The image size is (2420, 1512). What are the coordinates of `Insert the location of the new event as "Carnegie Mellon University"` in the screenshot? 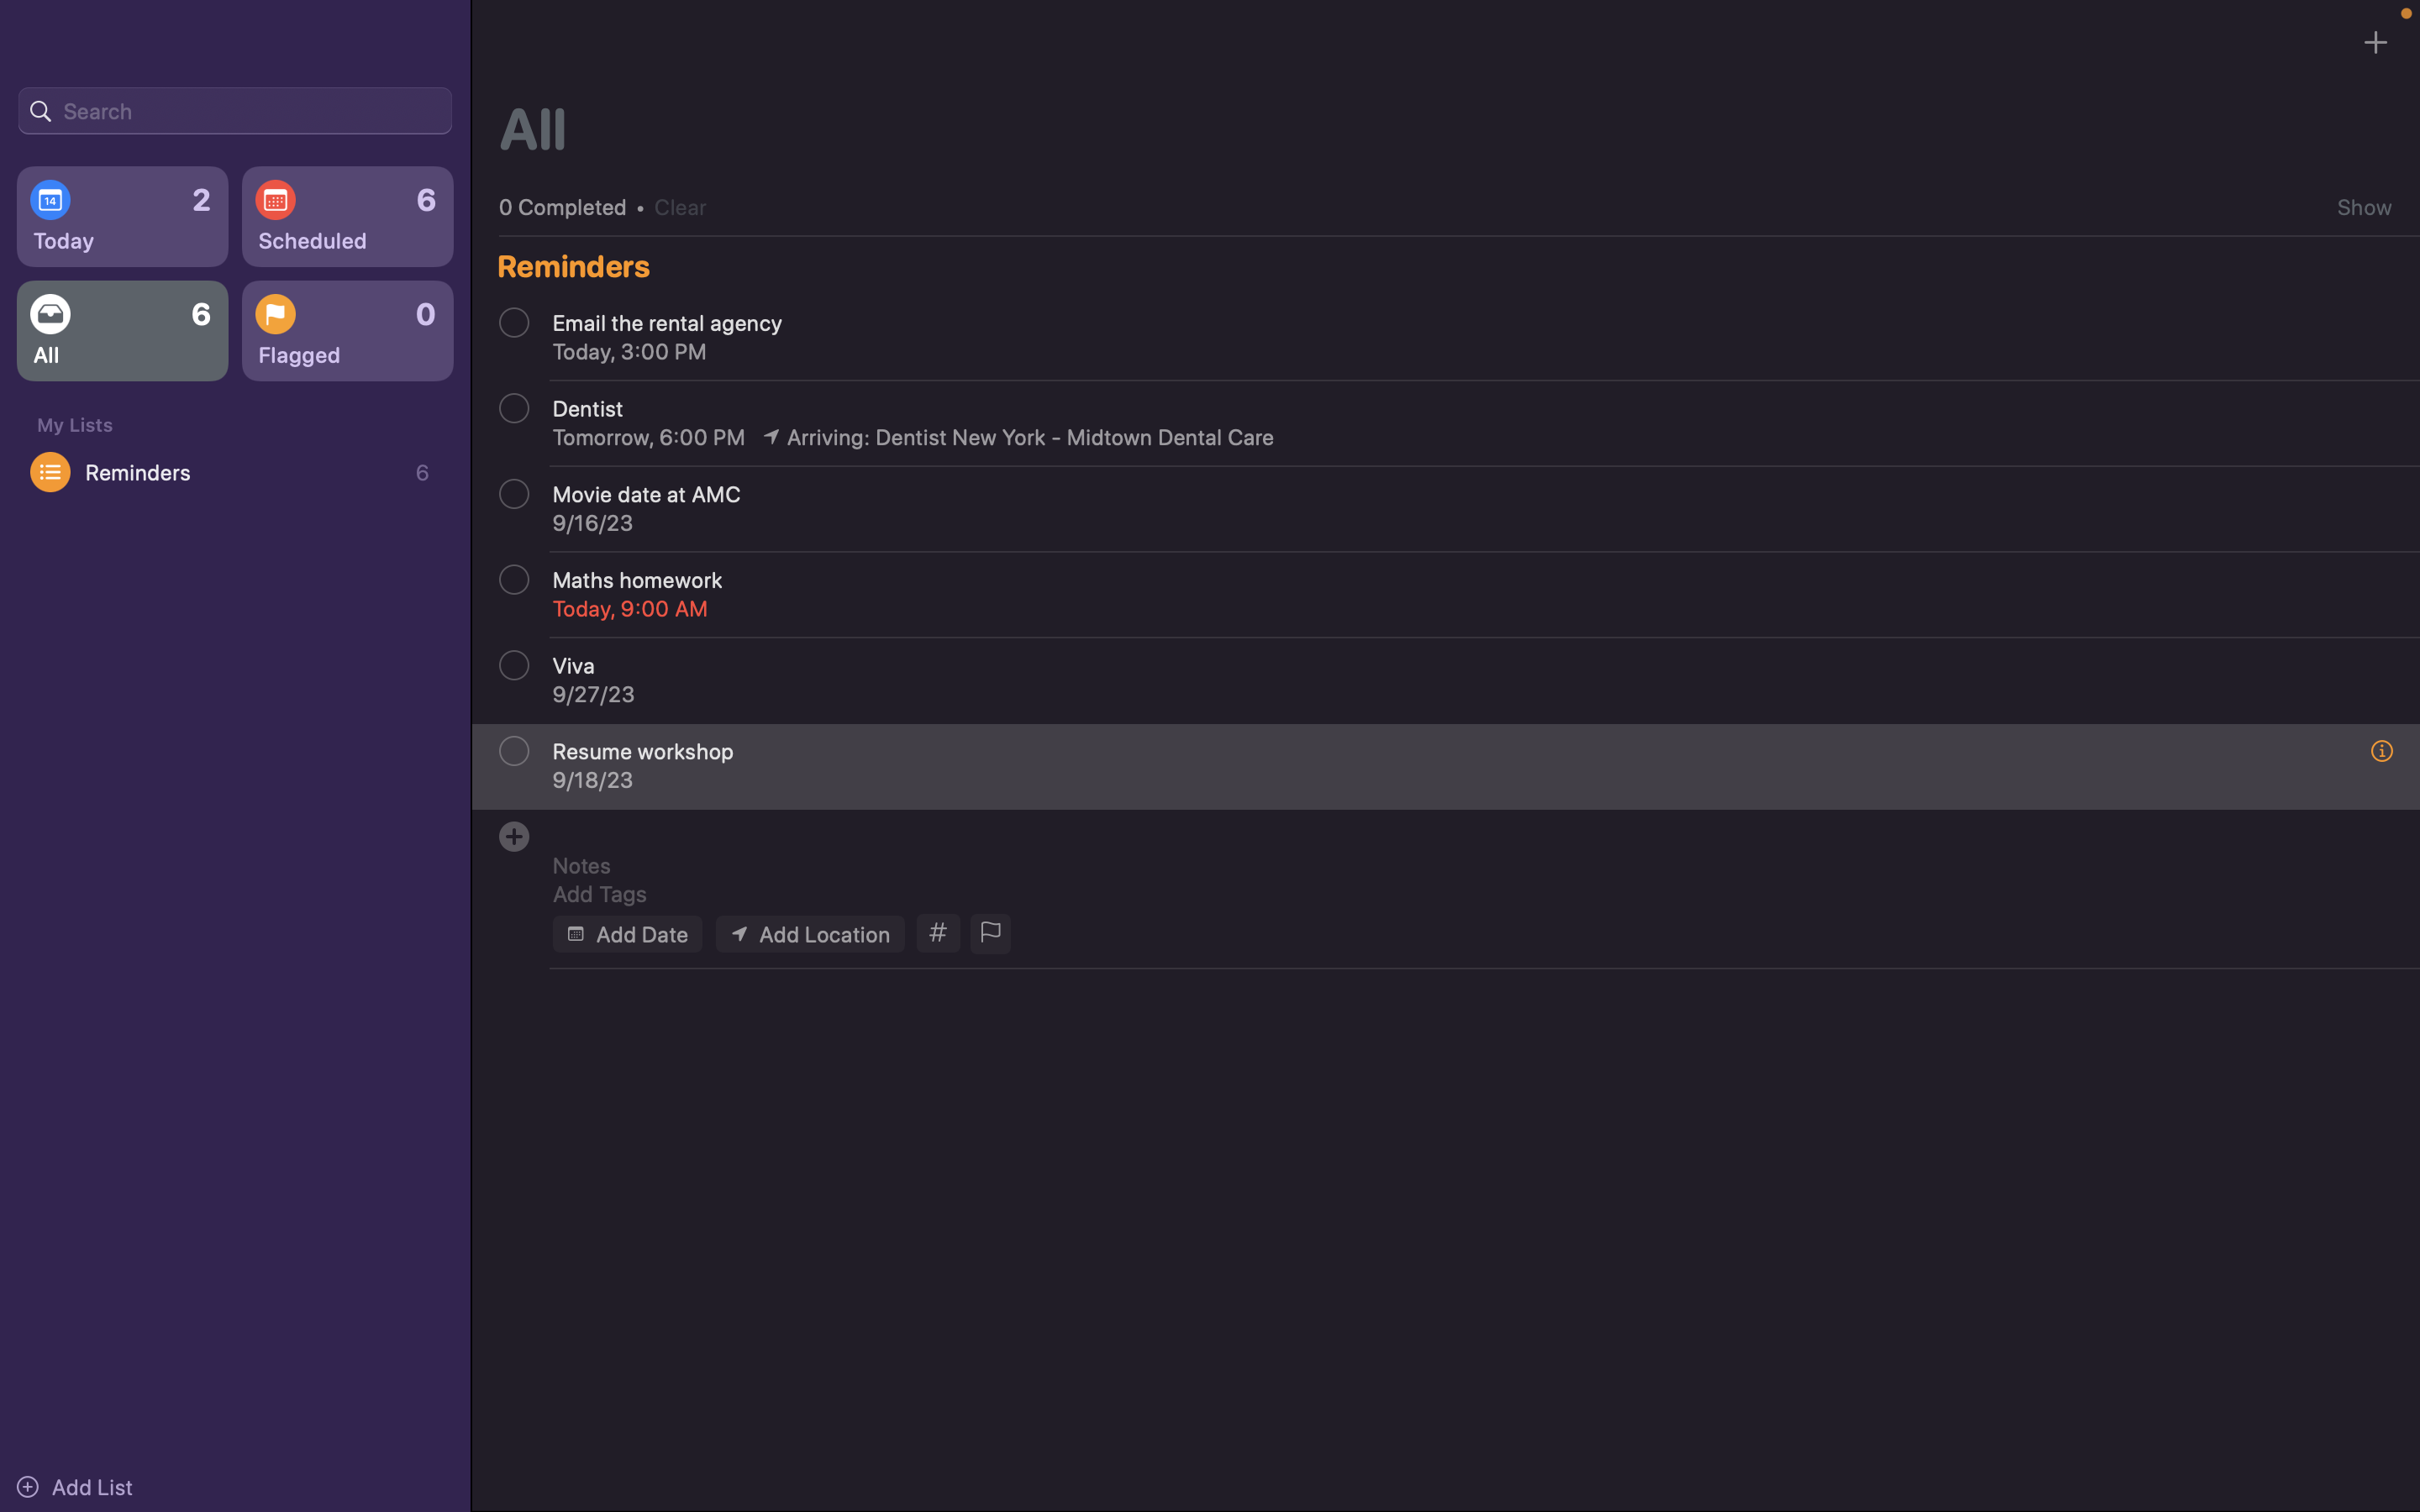 It's located at (808, 932).